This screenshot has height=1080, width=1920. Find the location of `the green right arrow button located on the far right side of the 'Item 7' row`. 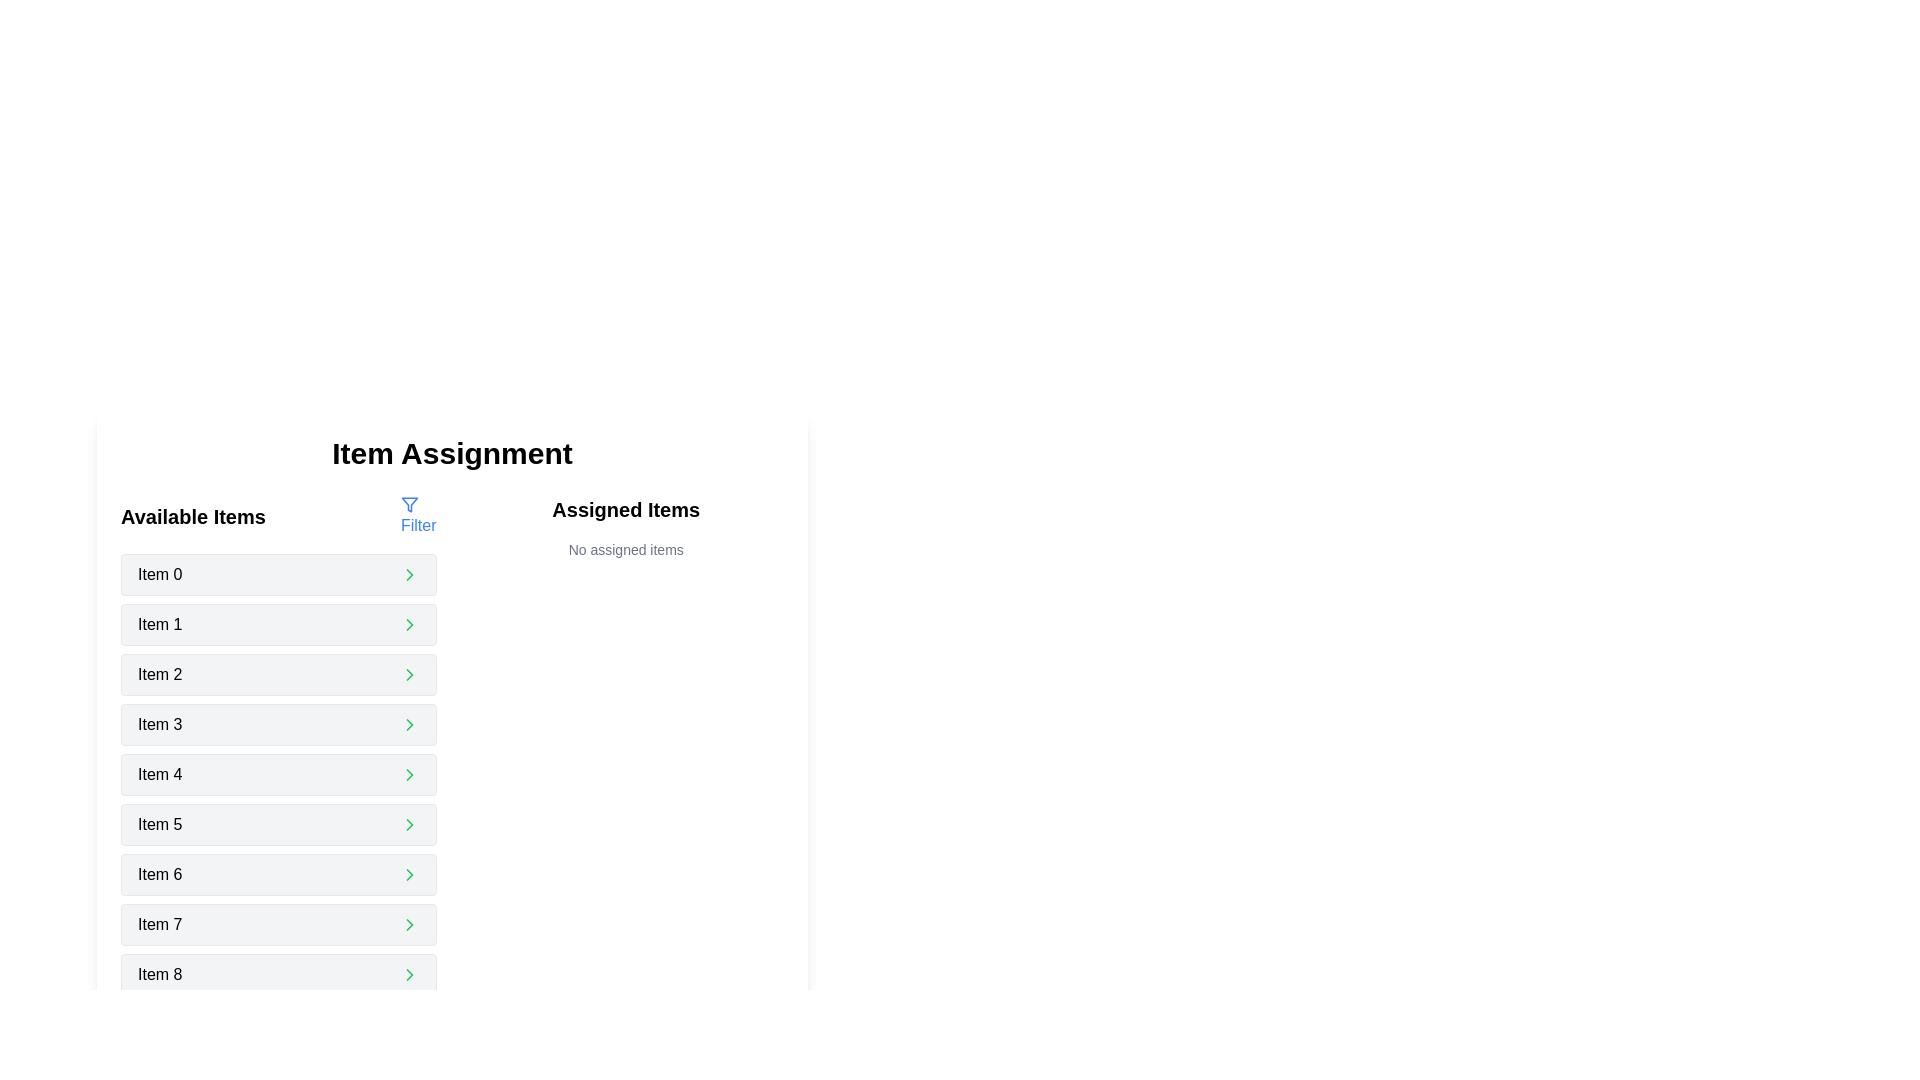

the green right arrow button located on the far right side of the 'Item 7' row is located at coordinates (408, 925).